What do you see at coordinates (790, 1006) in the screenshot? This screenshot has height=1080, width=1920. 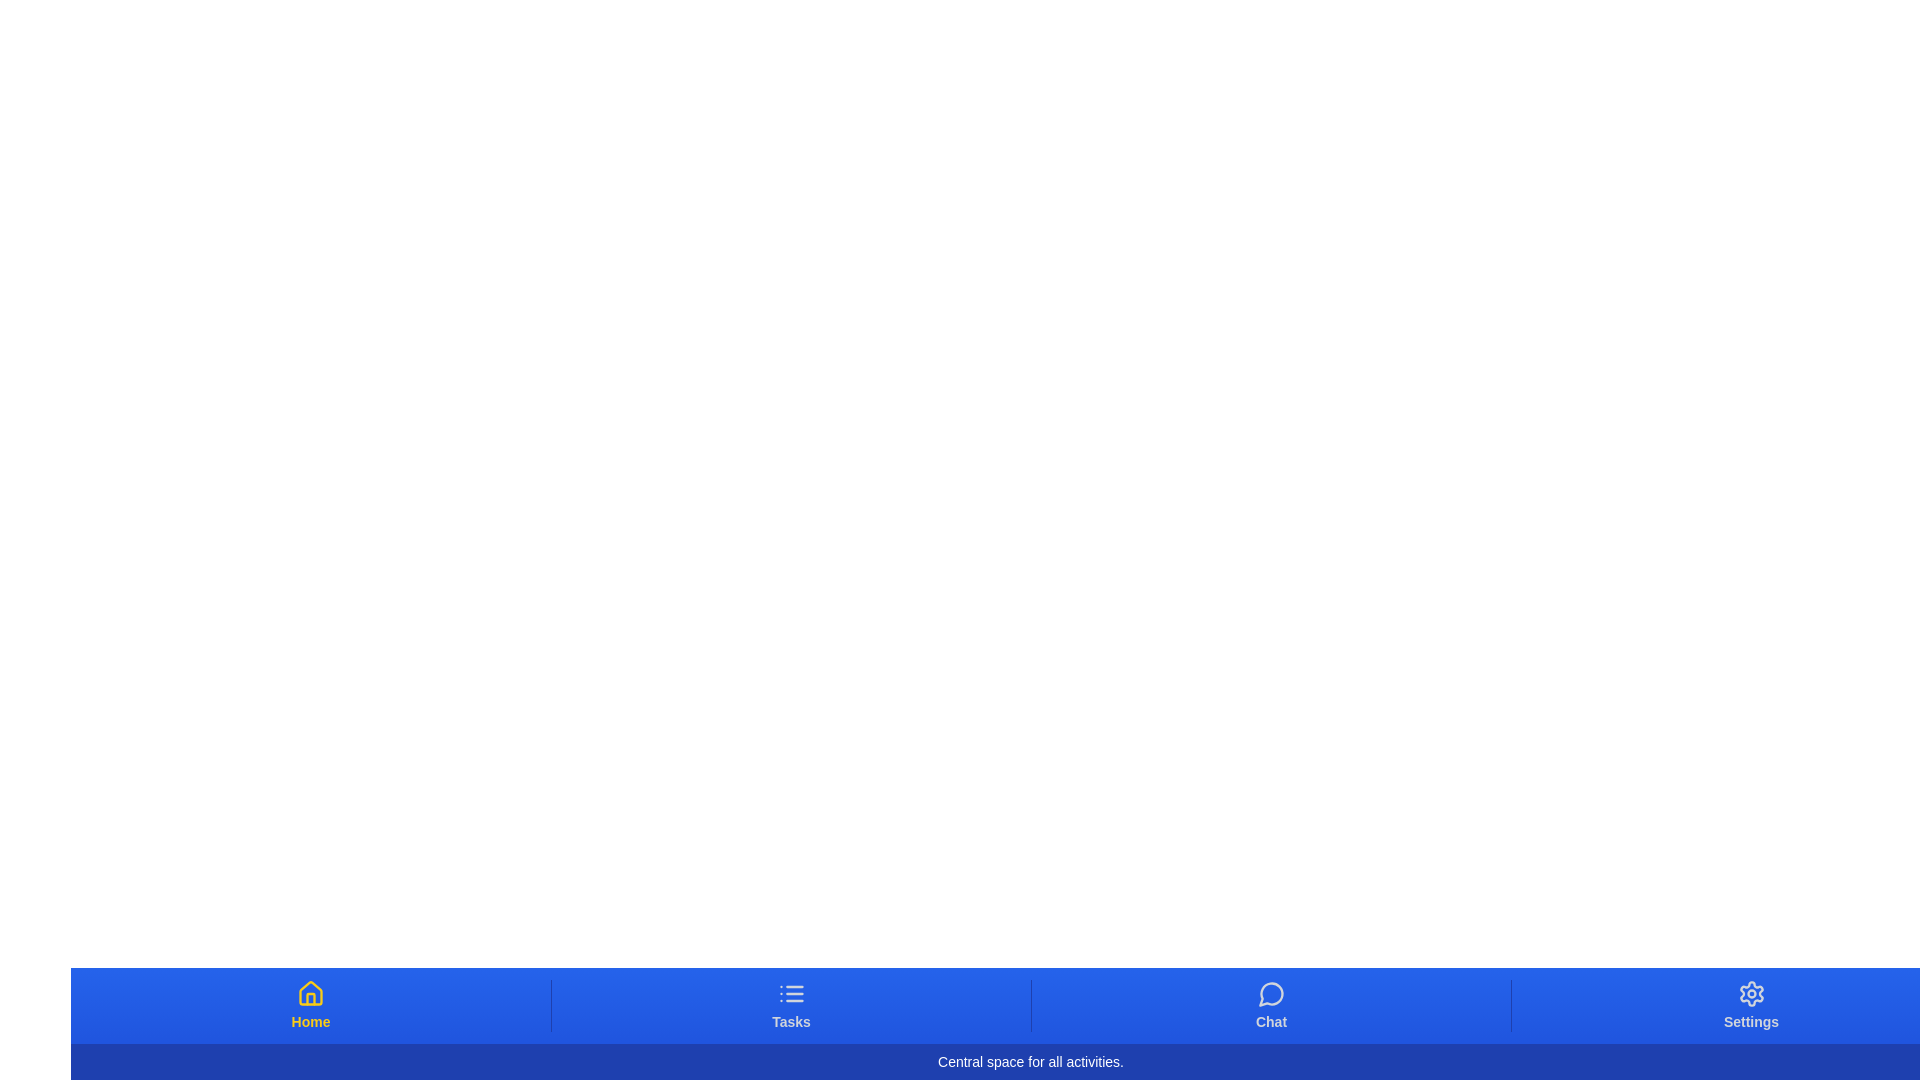 I see `the tab button labeled Tasks` at bounding box center [790, 1006].